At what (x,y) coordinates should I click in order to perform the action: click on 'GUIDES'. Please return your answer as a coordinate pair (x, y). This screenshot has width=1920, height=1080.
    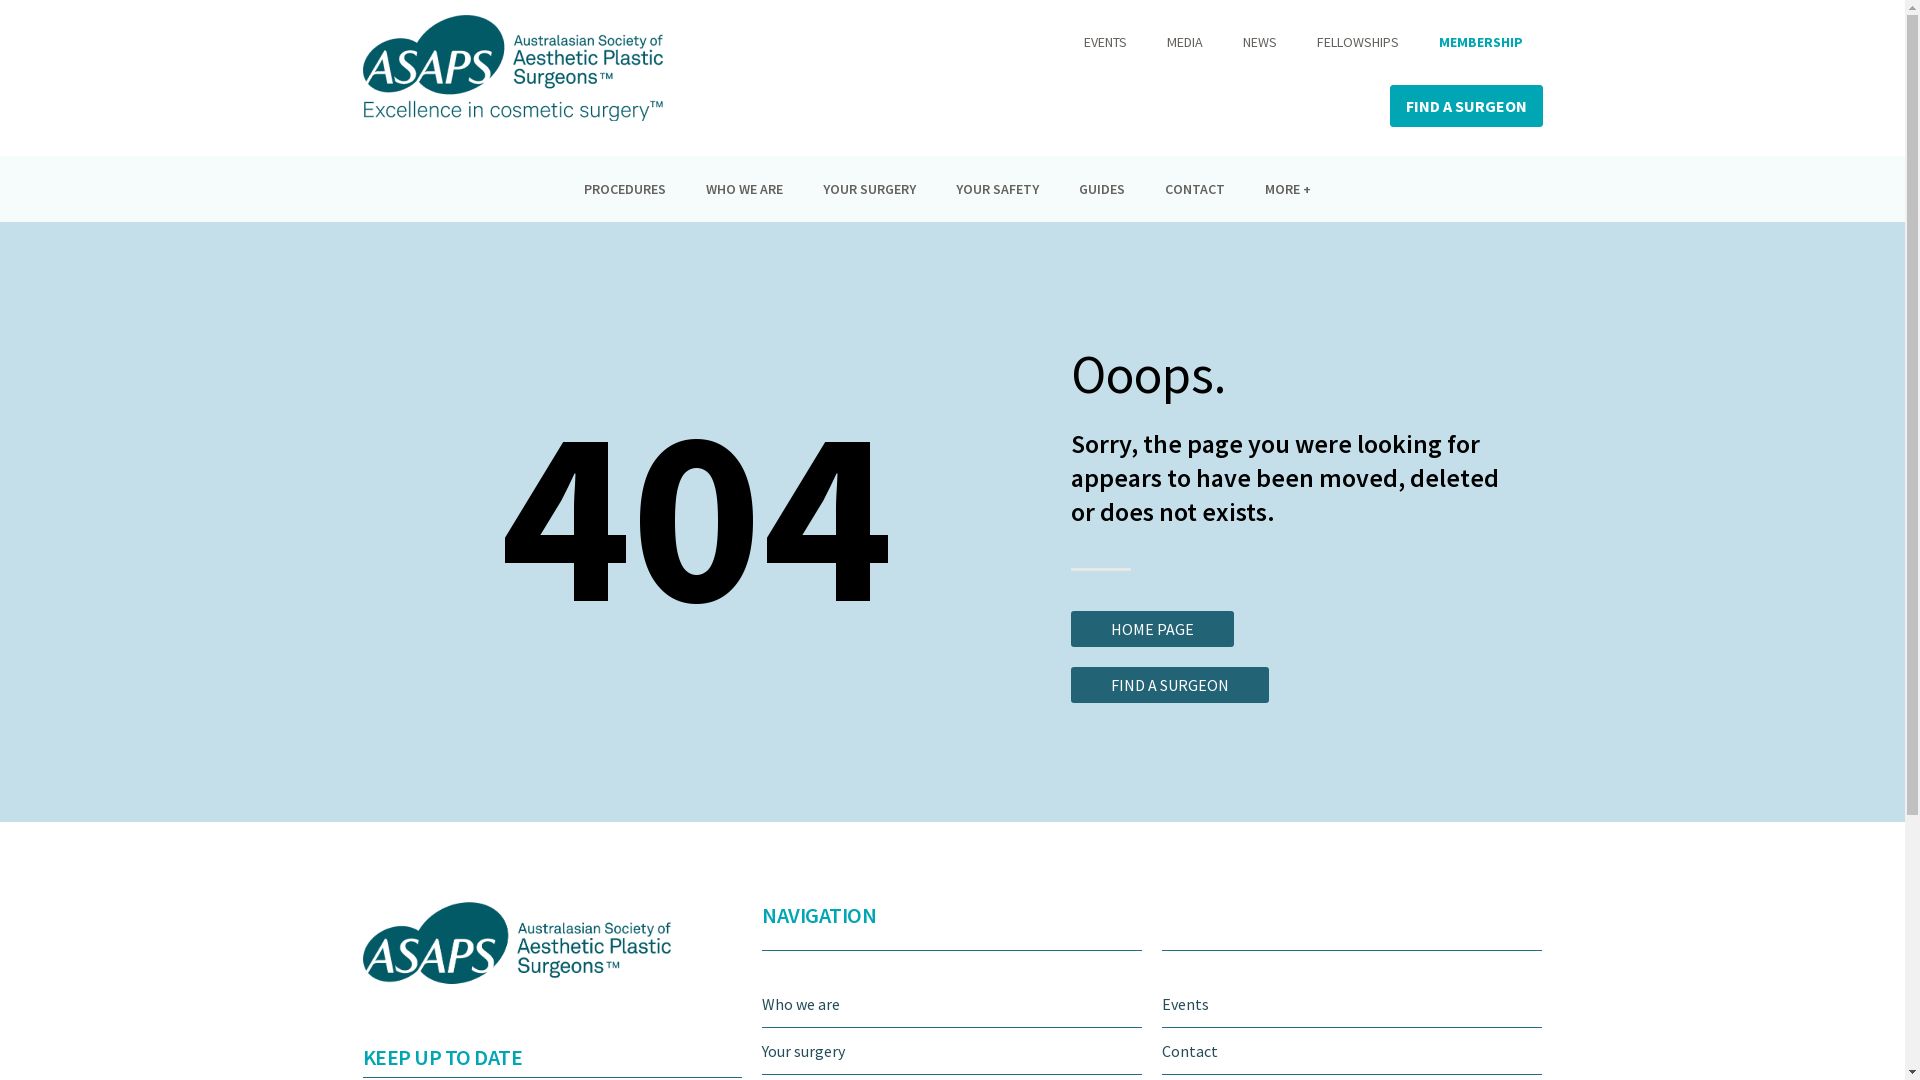
    Looking at the image, I should click on (1101, 189).